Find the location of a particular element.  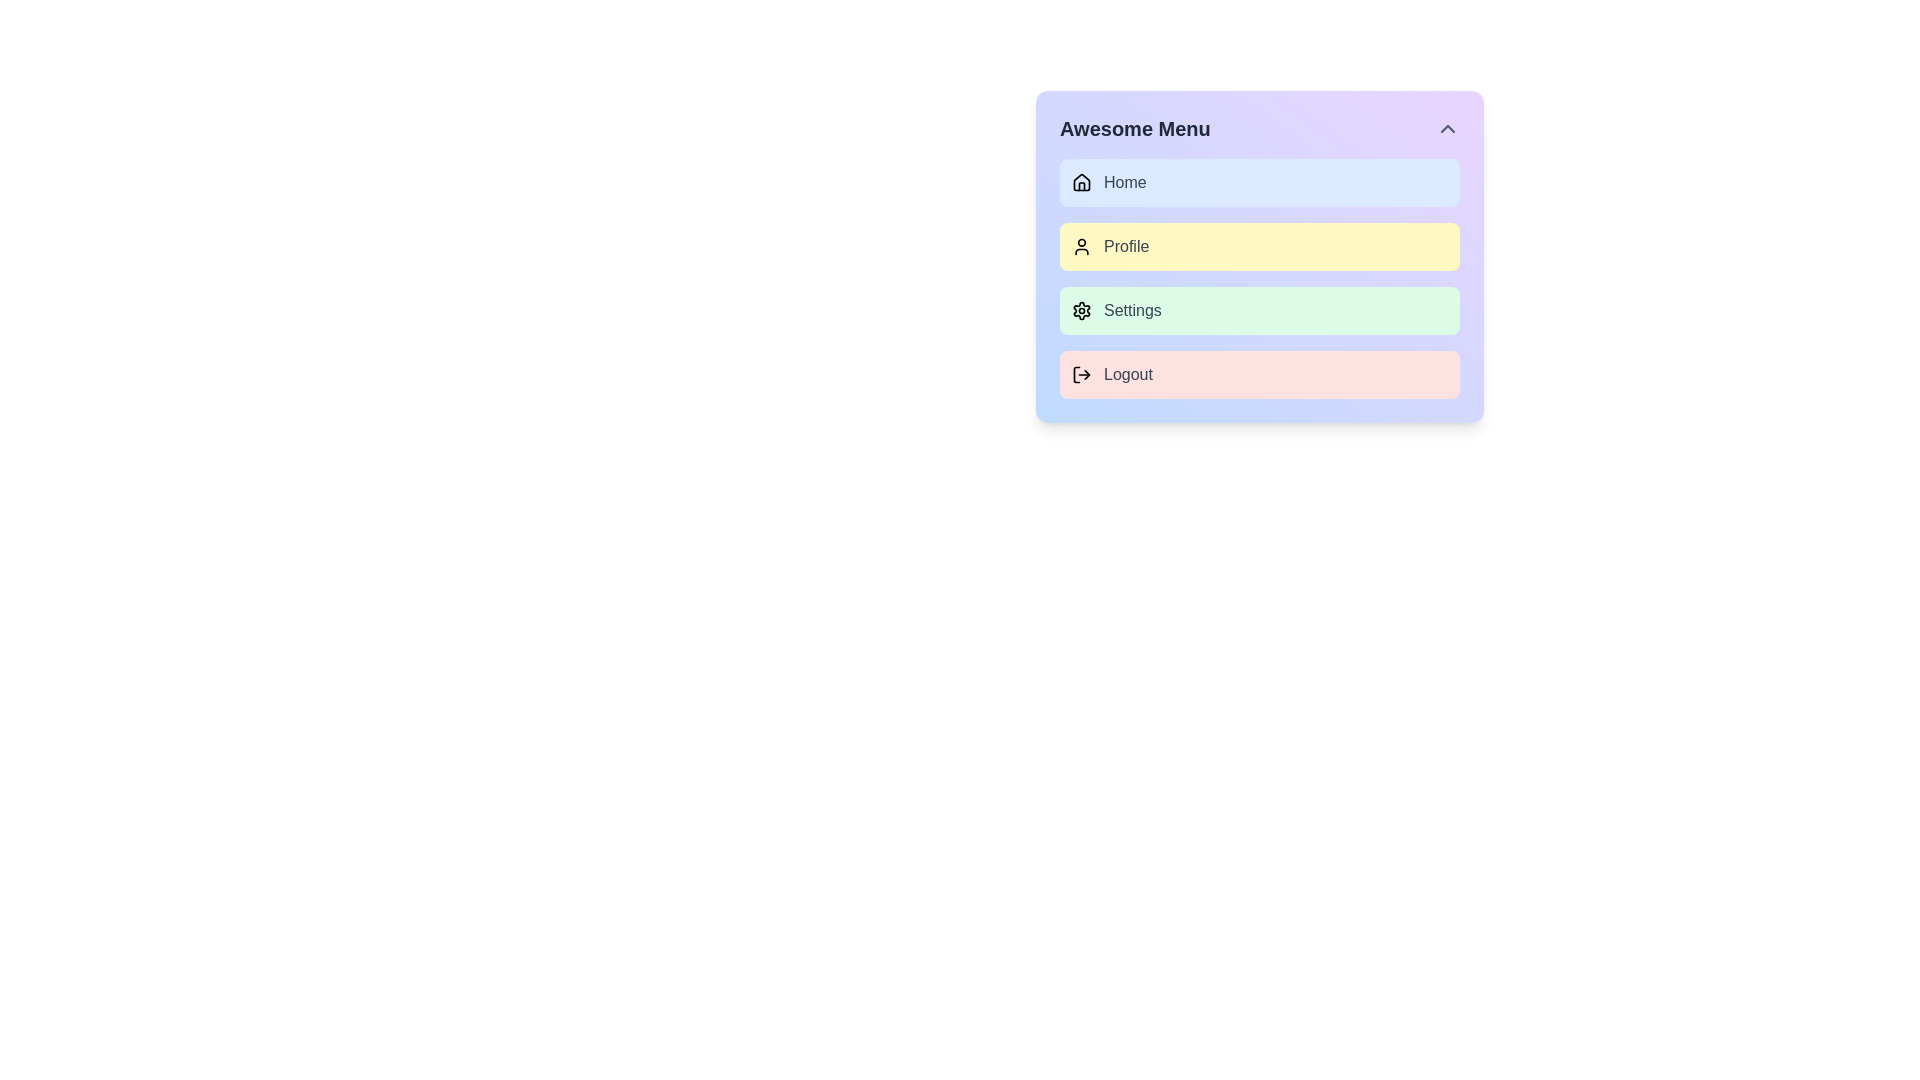

the settings icon, which resembles a cogwheel and is located to the left of the word 'Settings' in the menu is located at coordinates (1080, 311).